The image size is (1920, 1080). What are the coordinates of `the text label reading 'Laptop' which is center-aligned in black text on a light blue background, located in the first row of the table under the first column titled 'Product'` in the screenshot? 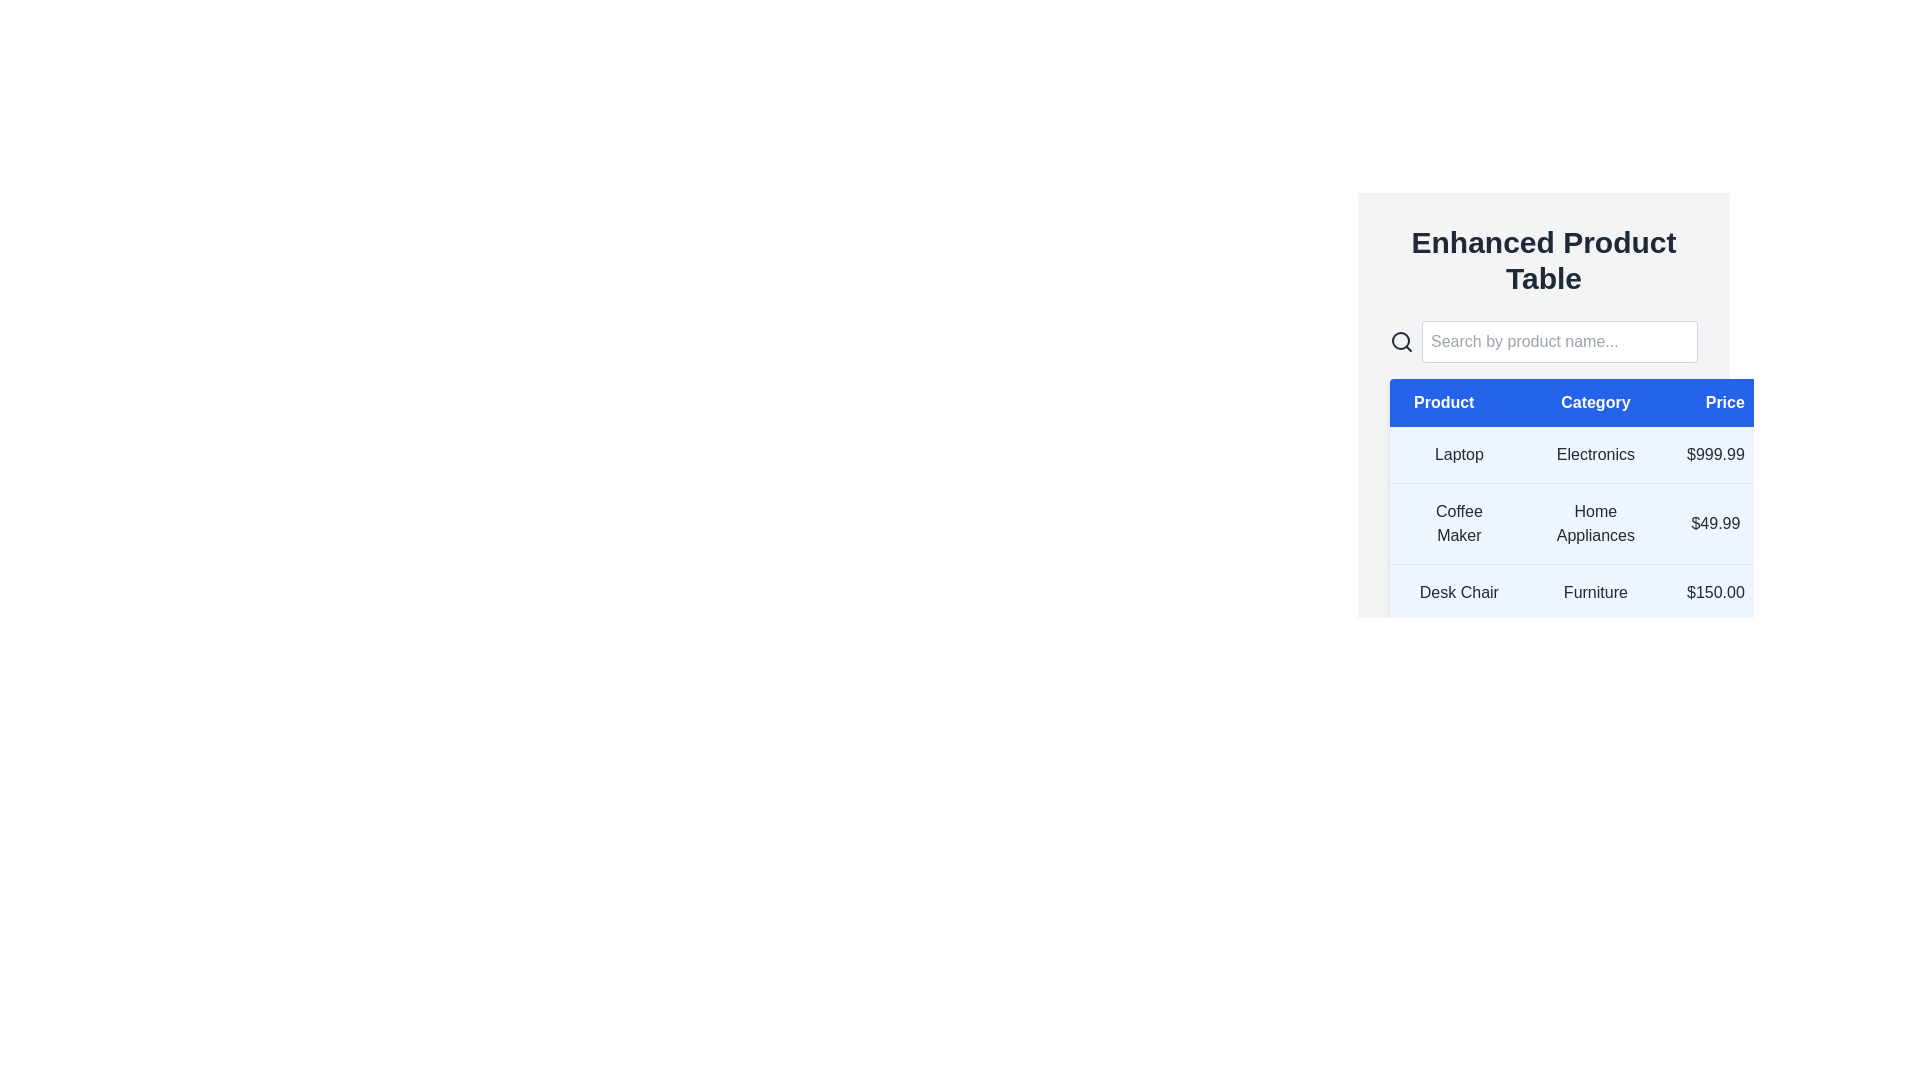 It's located at (1459, 455).